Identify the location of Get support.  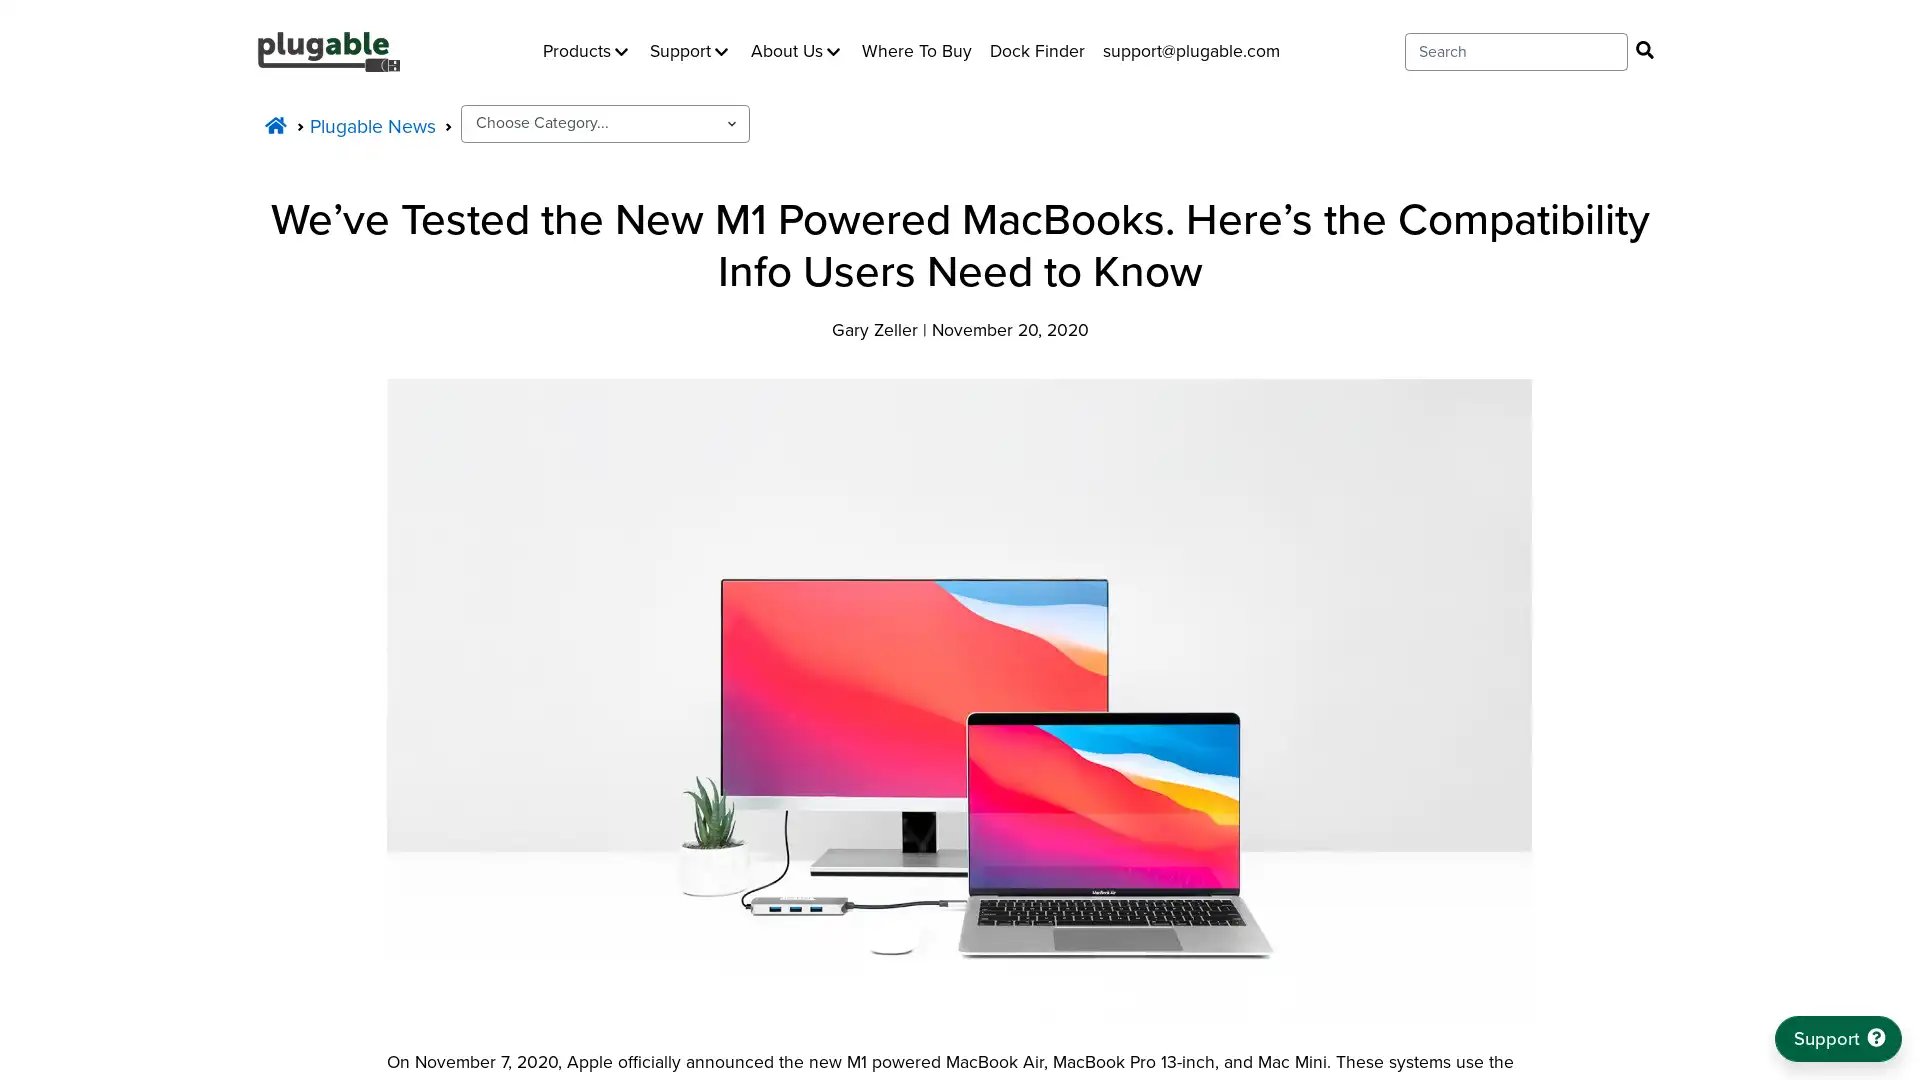
(1838, 1037).